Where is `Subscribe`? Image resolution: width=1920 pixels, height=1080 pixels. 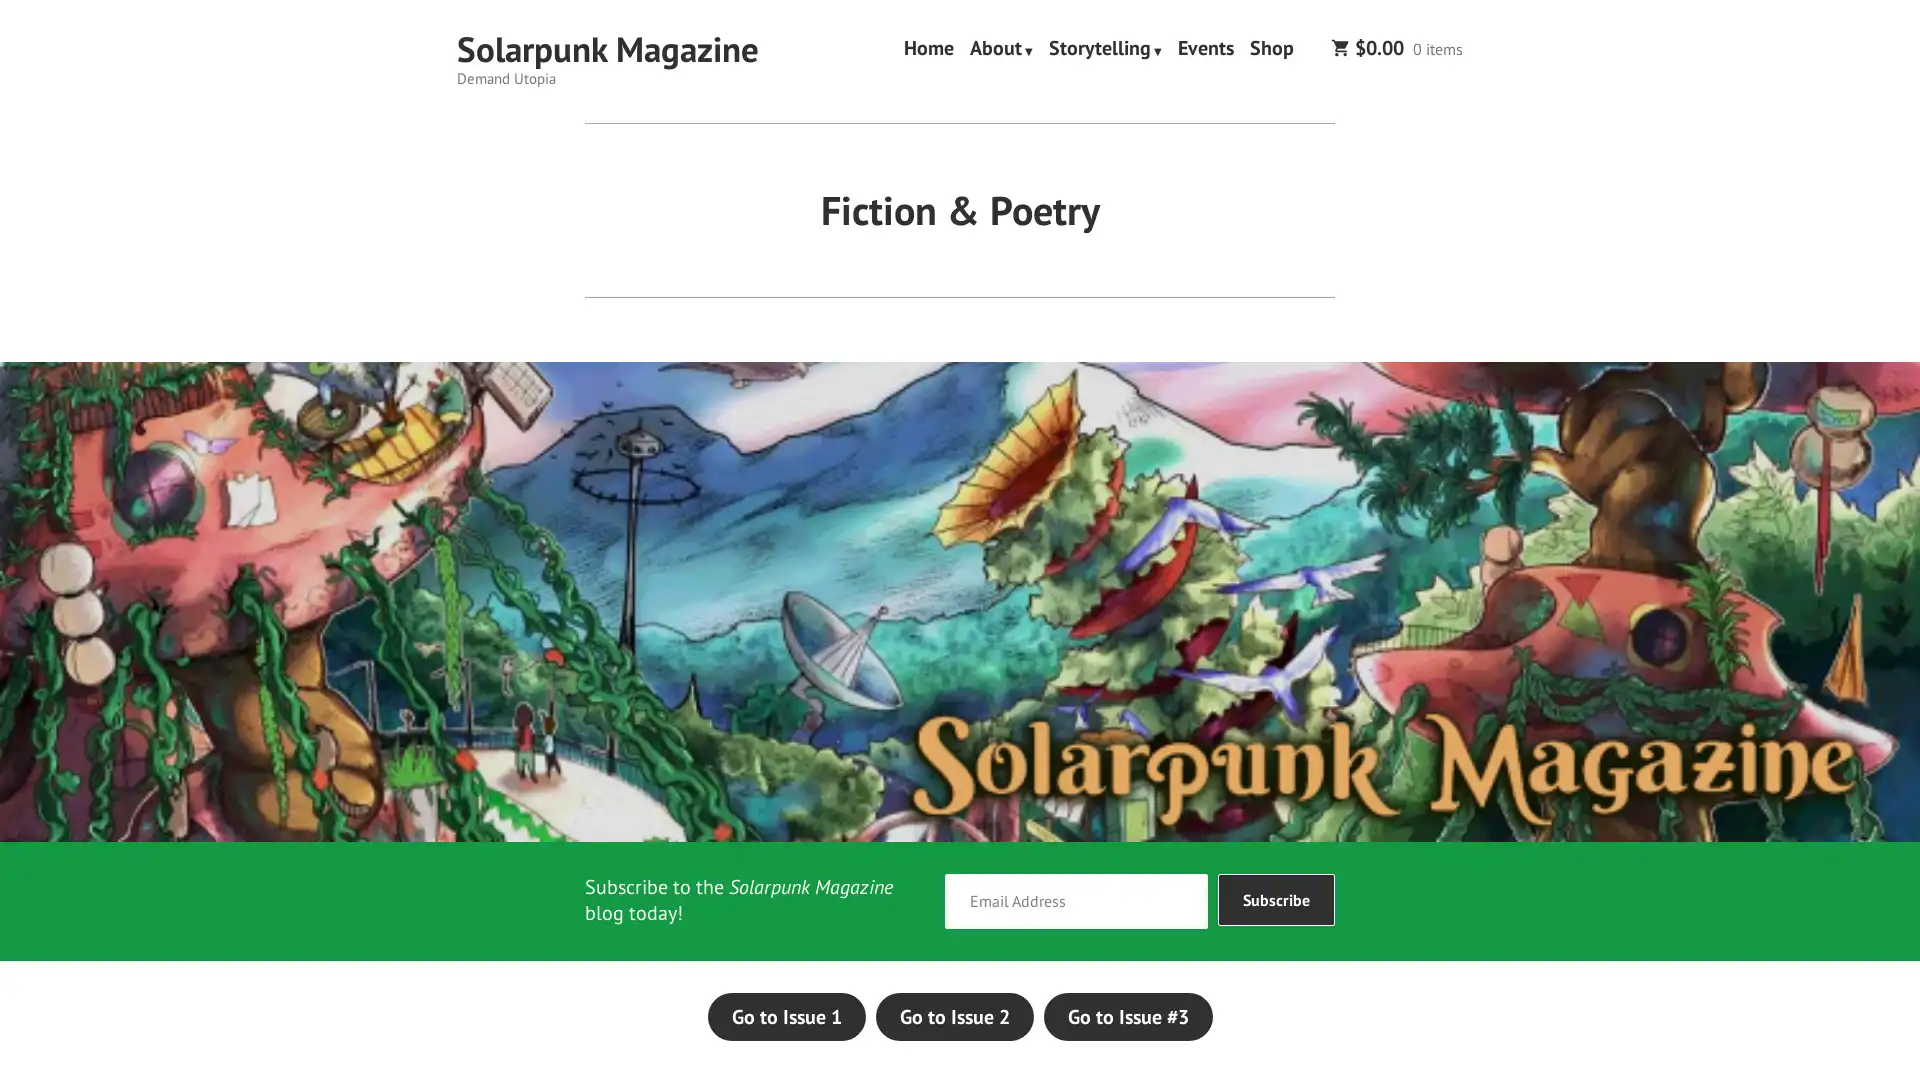 Subscribe is located at coordinates (1275, 898).